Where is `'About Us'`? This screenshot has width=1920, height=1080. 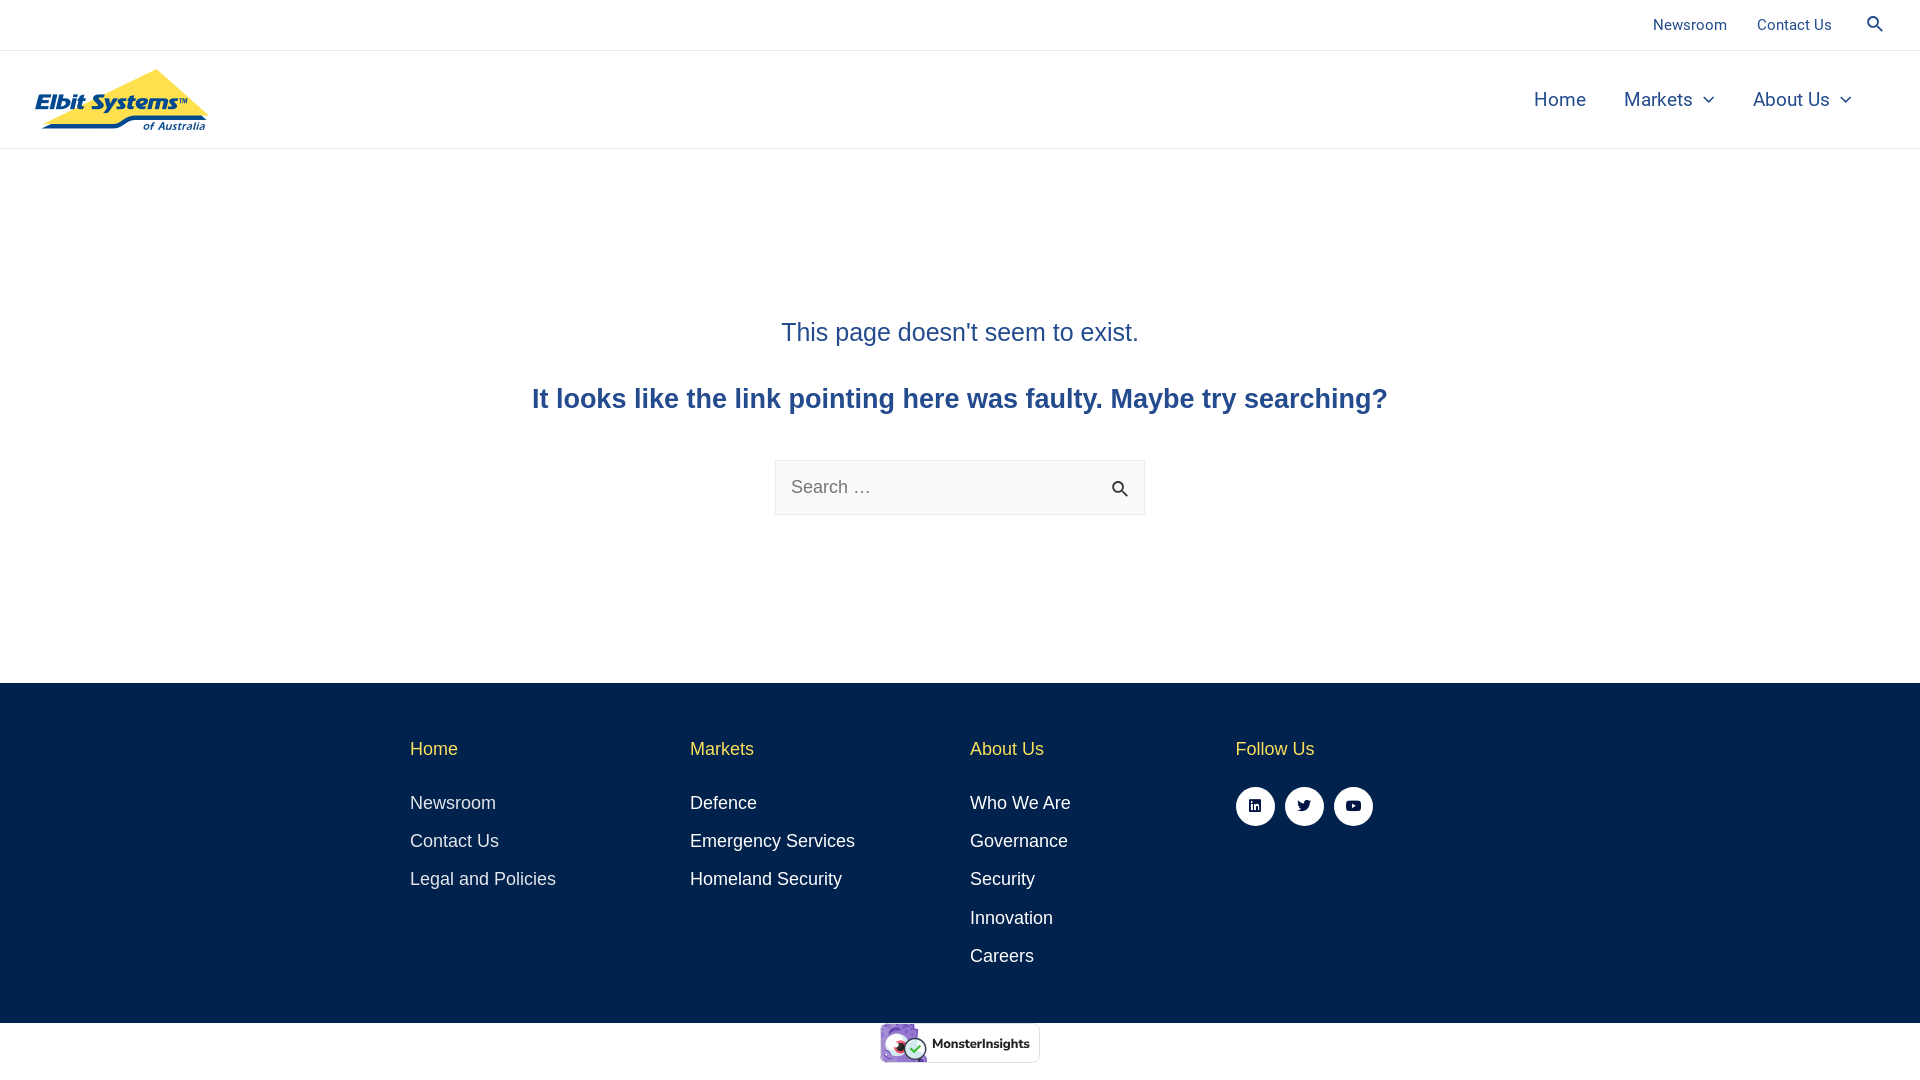
'About Us' is located at coordinates (1801, 99).